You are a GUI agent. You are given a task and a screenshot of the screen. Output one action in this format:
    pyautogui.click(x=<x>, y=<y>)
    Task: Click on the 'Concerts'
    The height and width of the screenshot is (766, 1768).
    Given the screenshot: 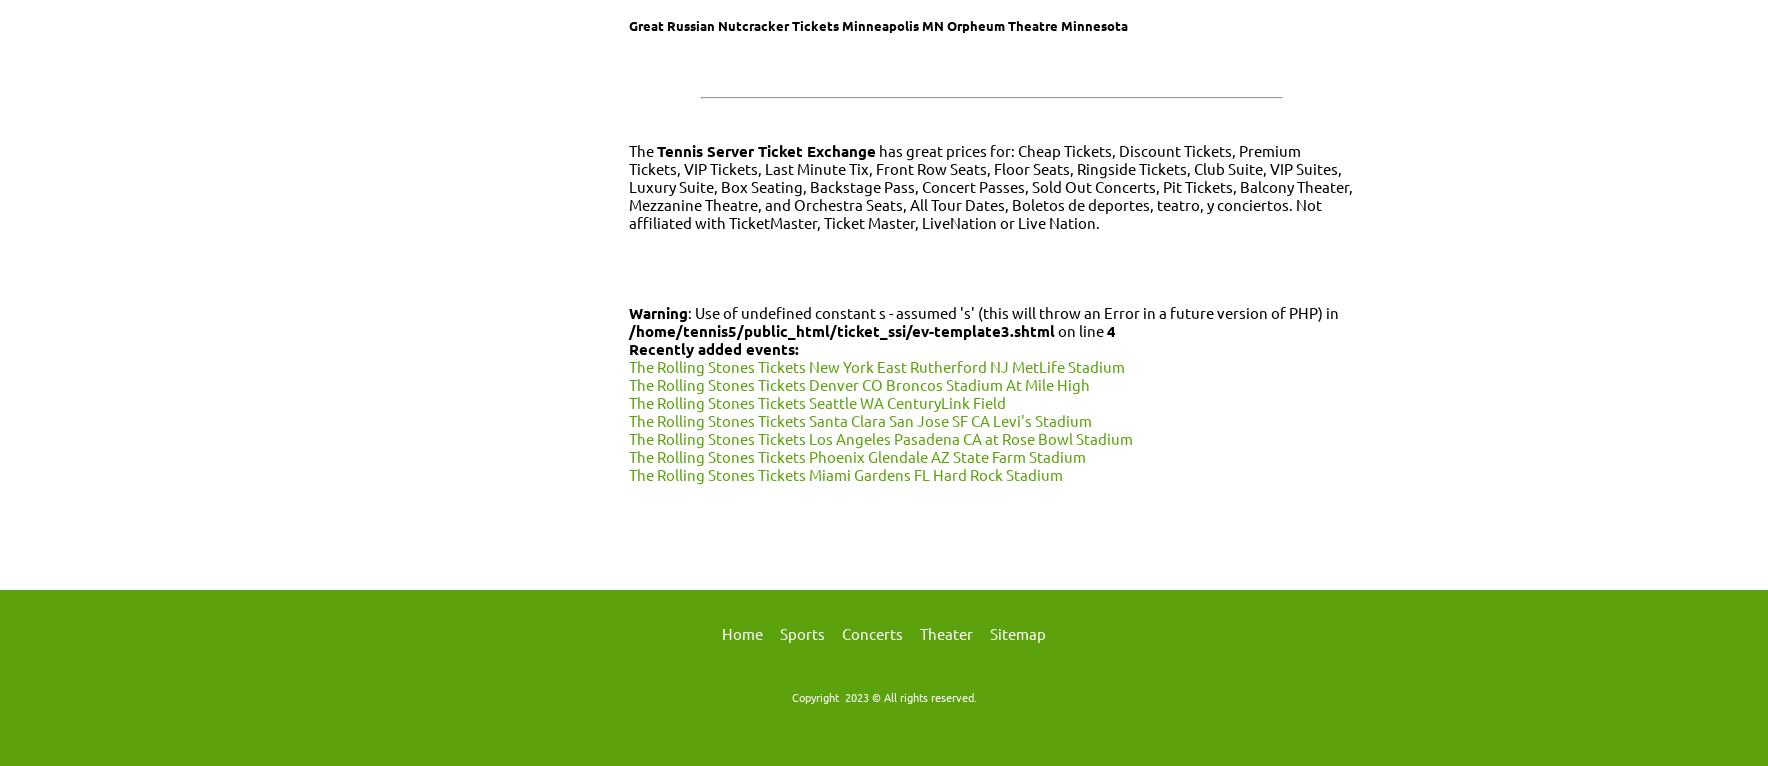 What is the action you would take?
    pyautogui.click(x=872, y=632)
    